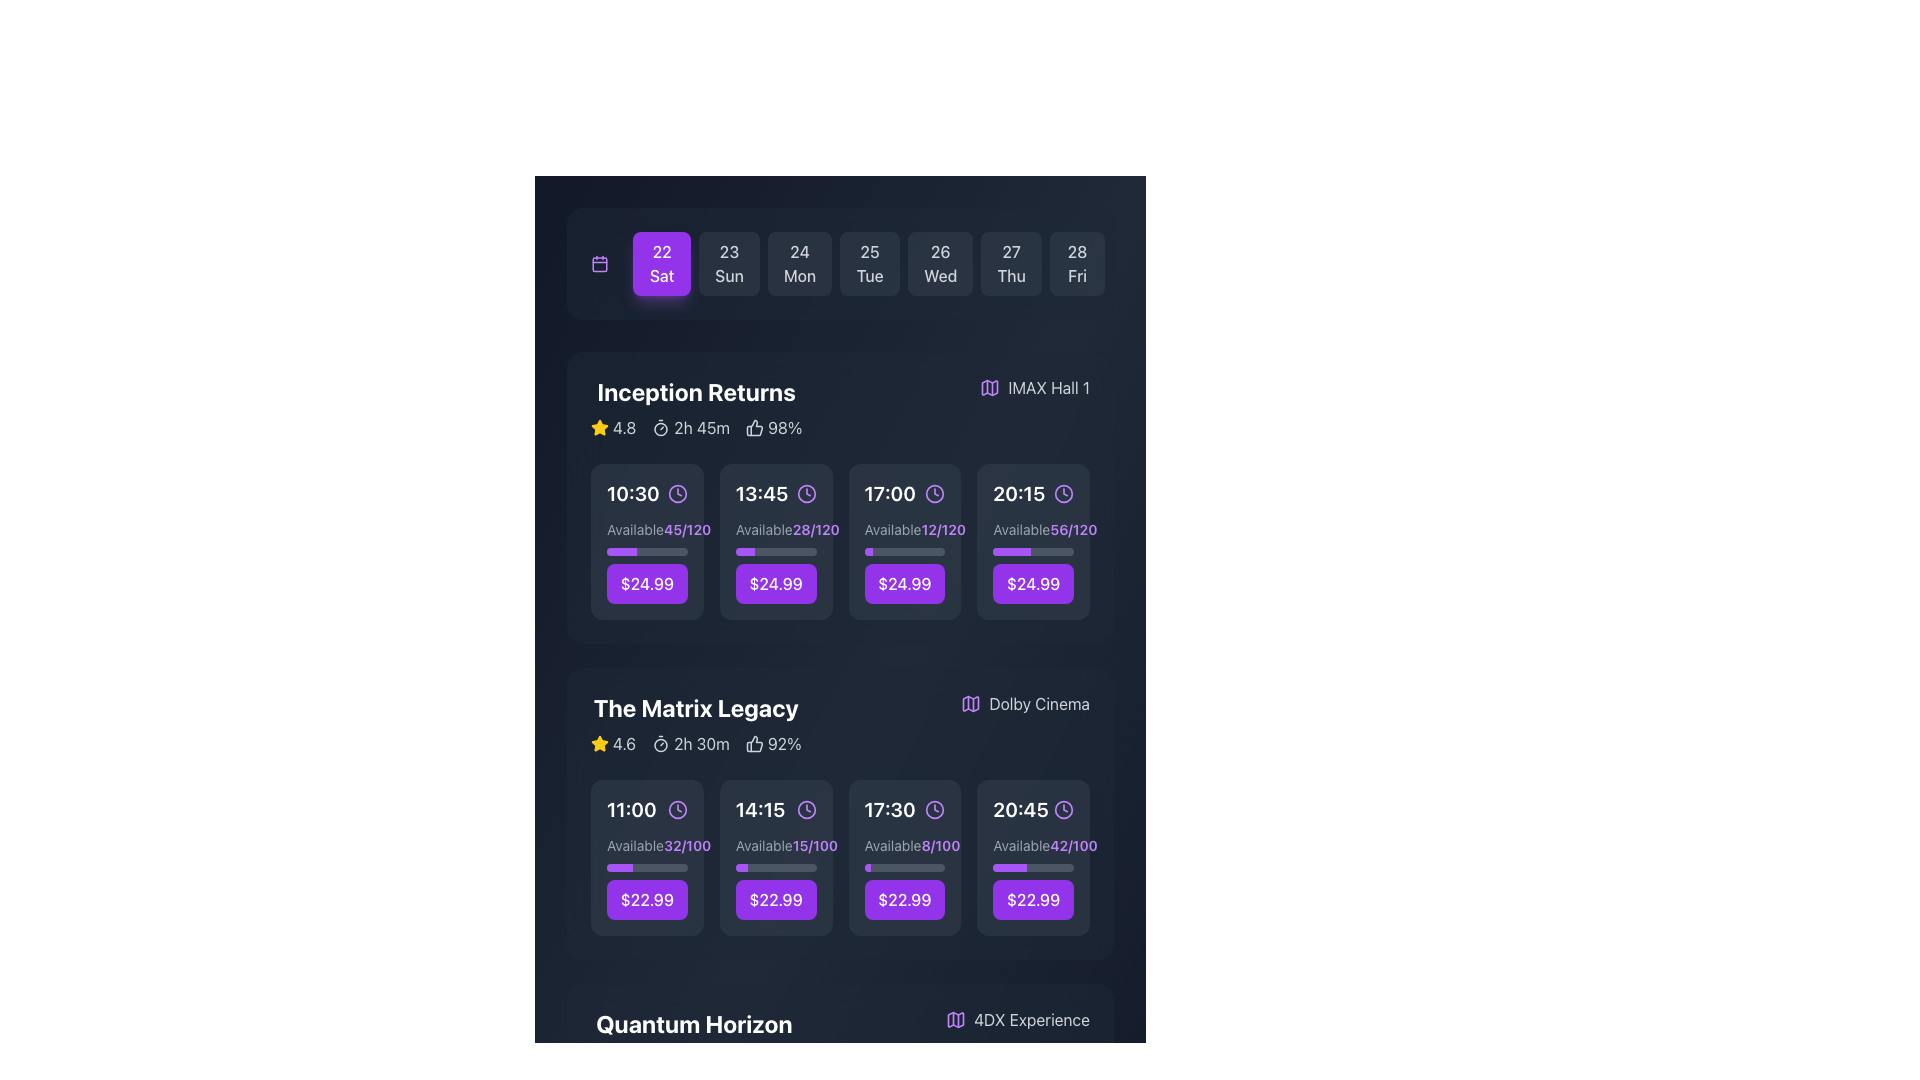  I want to click on the clock icon representing the time '10:30', located to the right of the time under the movie 'Inception Returns', so click(677, 493).